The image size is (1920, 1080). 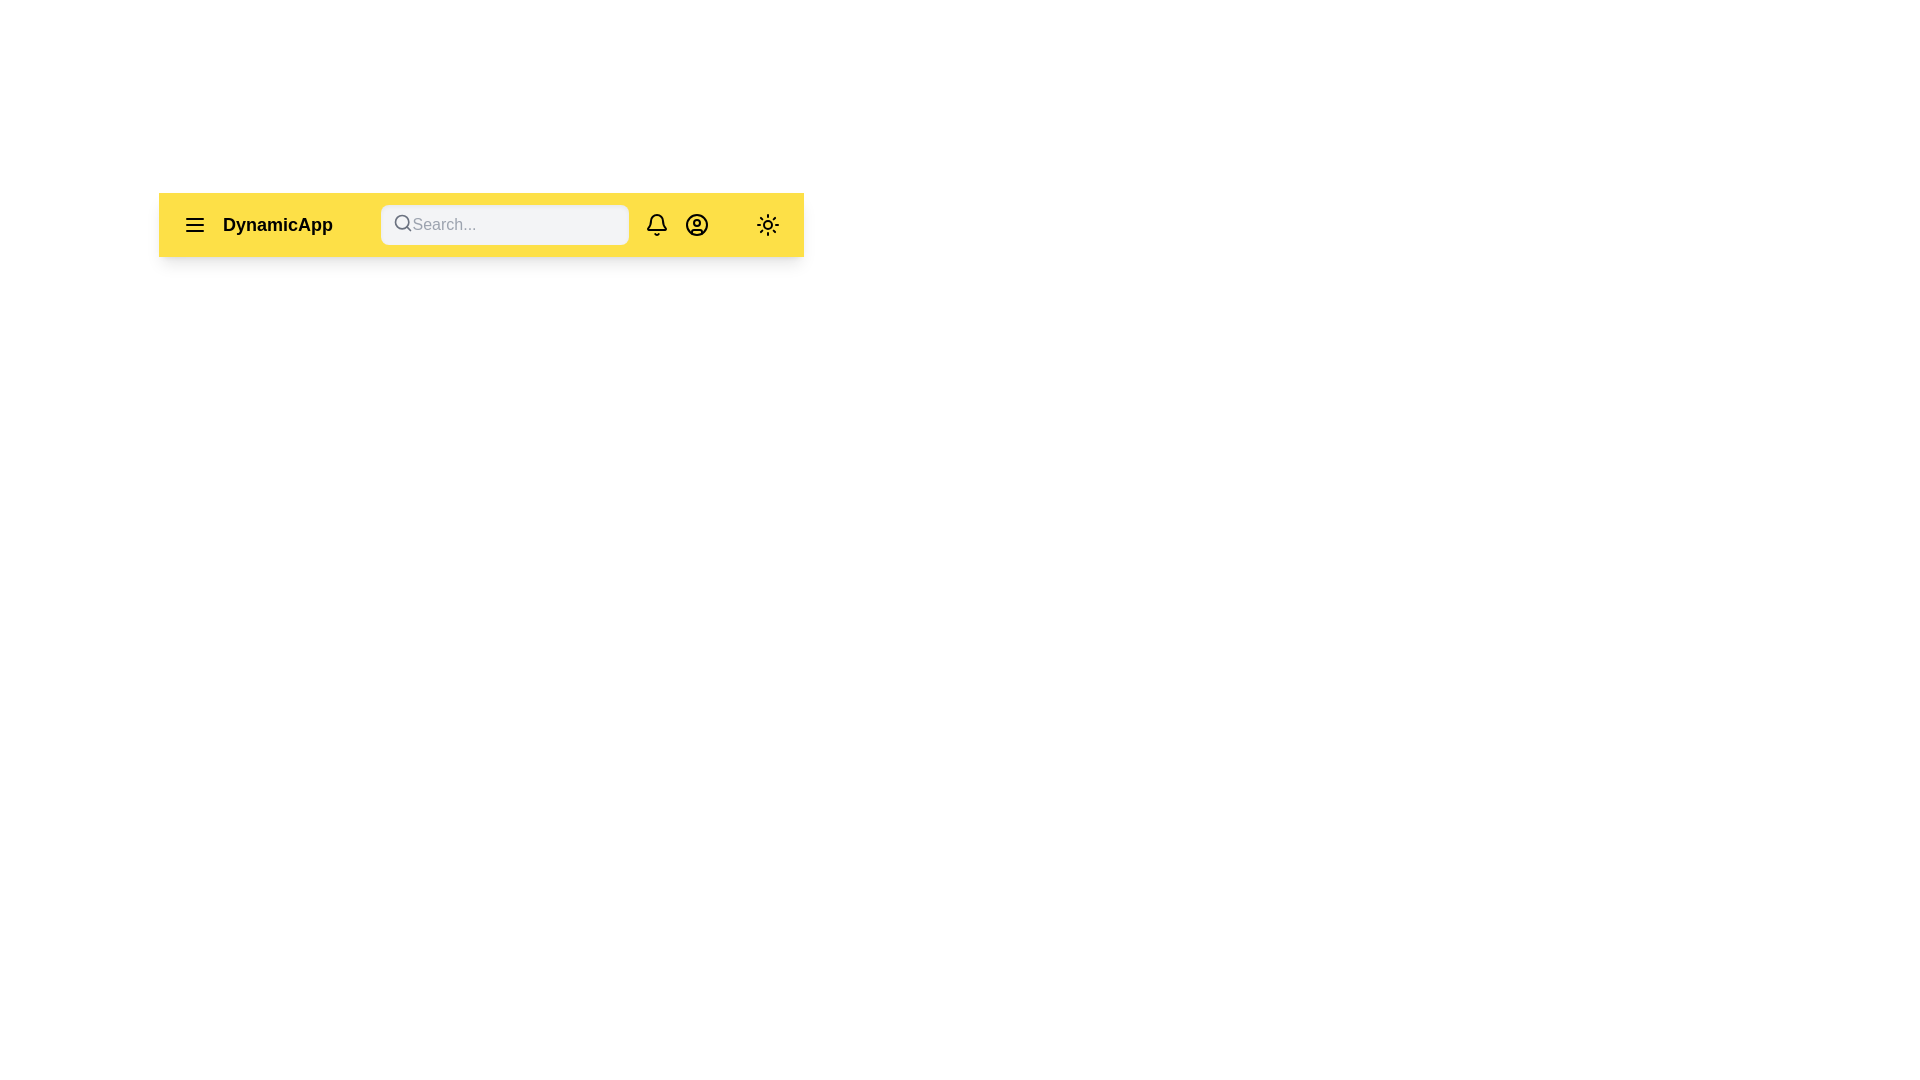 What do you see at coordinates (195, 224) in the screenshot?
I see `the menu icon to open the menu` at bounding box center [195, 224].